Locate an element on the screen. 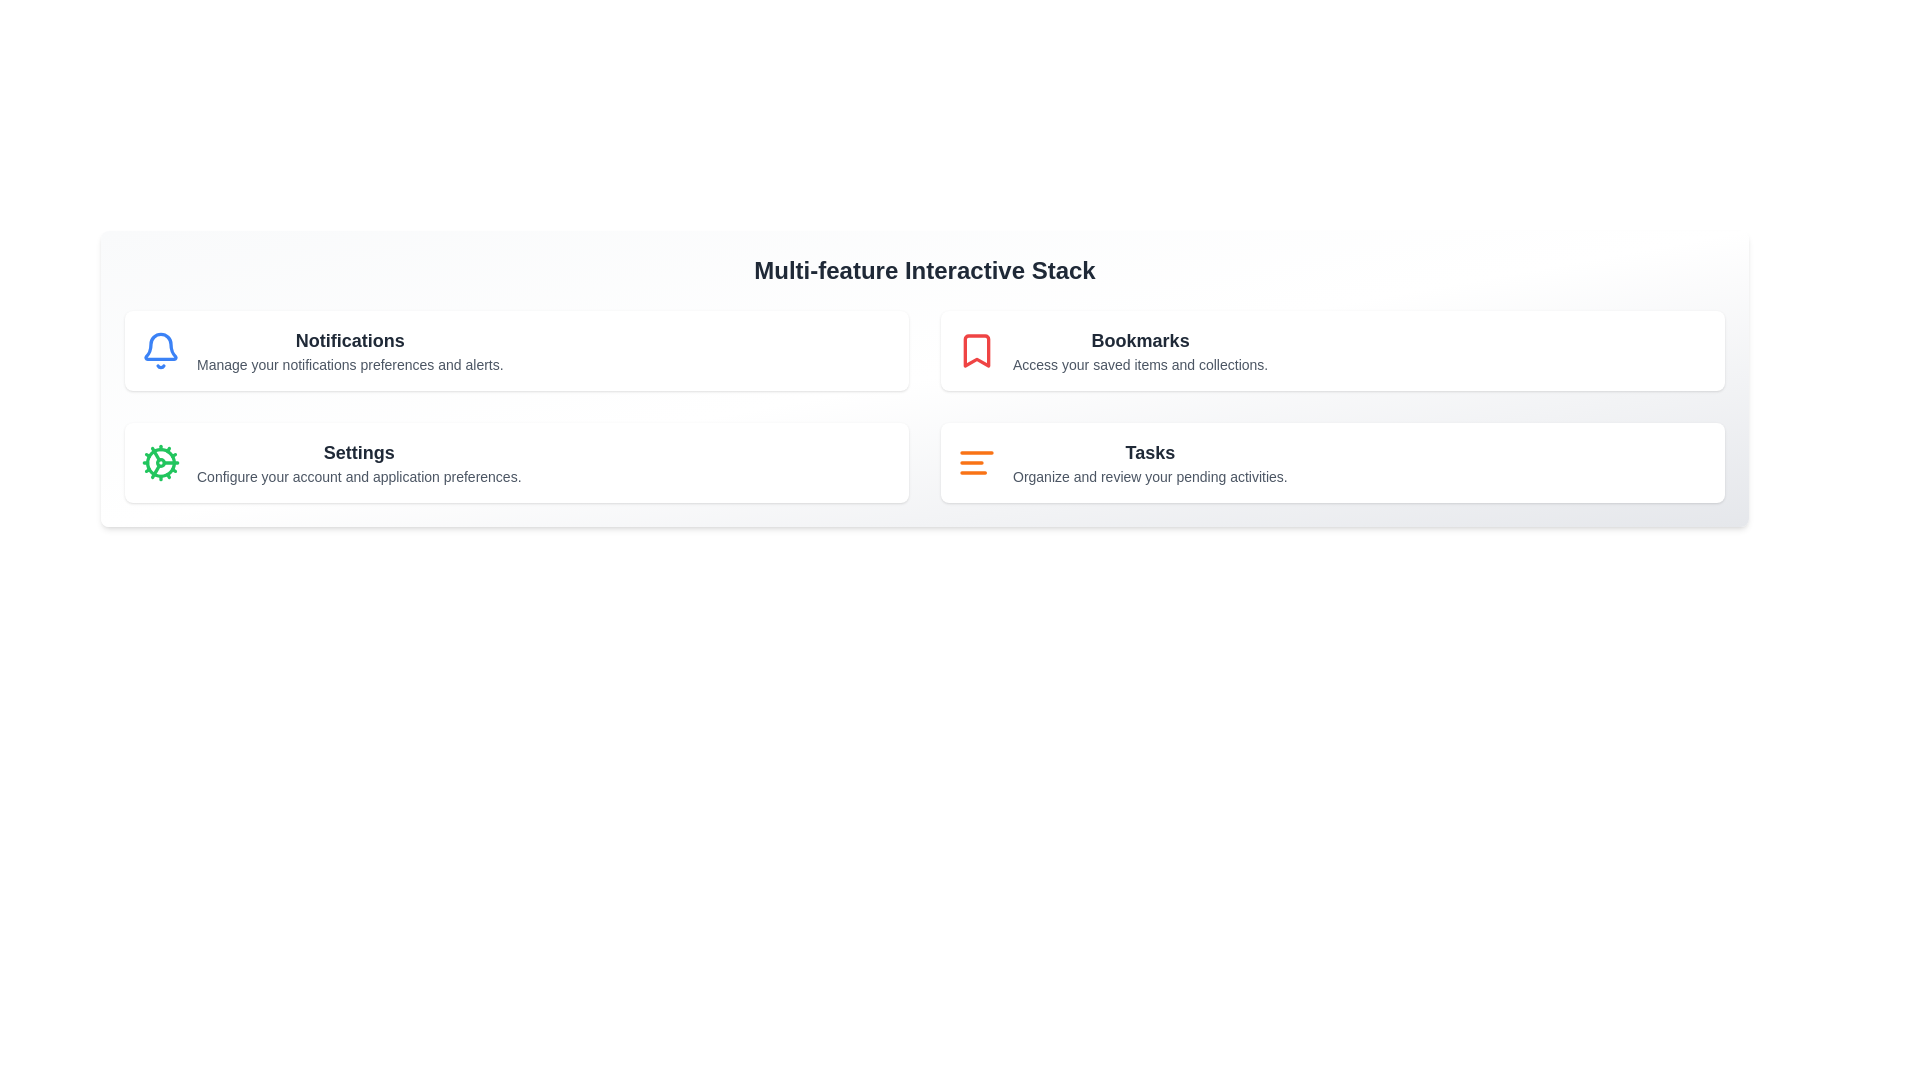 This screenshot has width=1920, height=1080. the alignment icon located to the left of the 'Tasks' text within the 'Tasks' card is located at coordinates (977, 462).